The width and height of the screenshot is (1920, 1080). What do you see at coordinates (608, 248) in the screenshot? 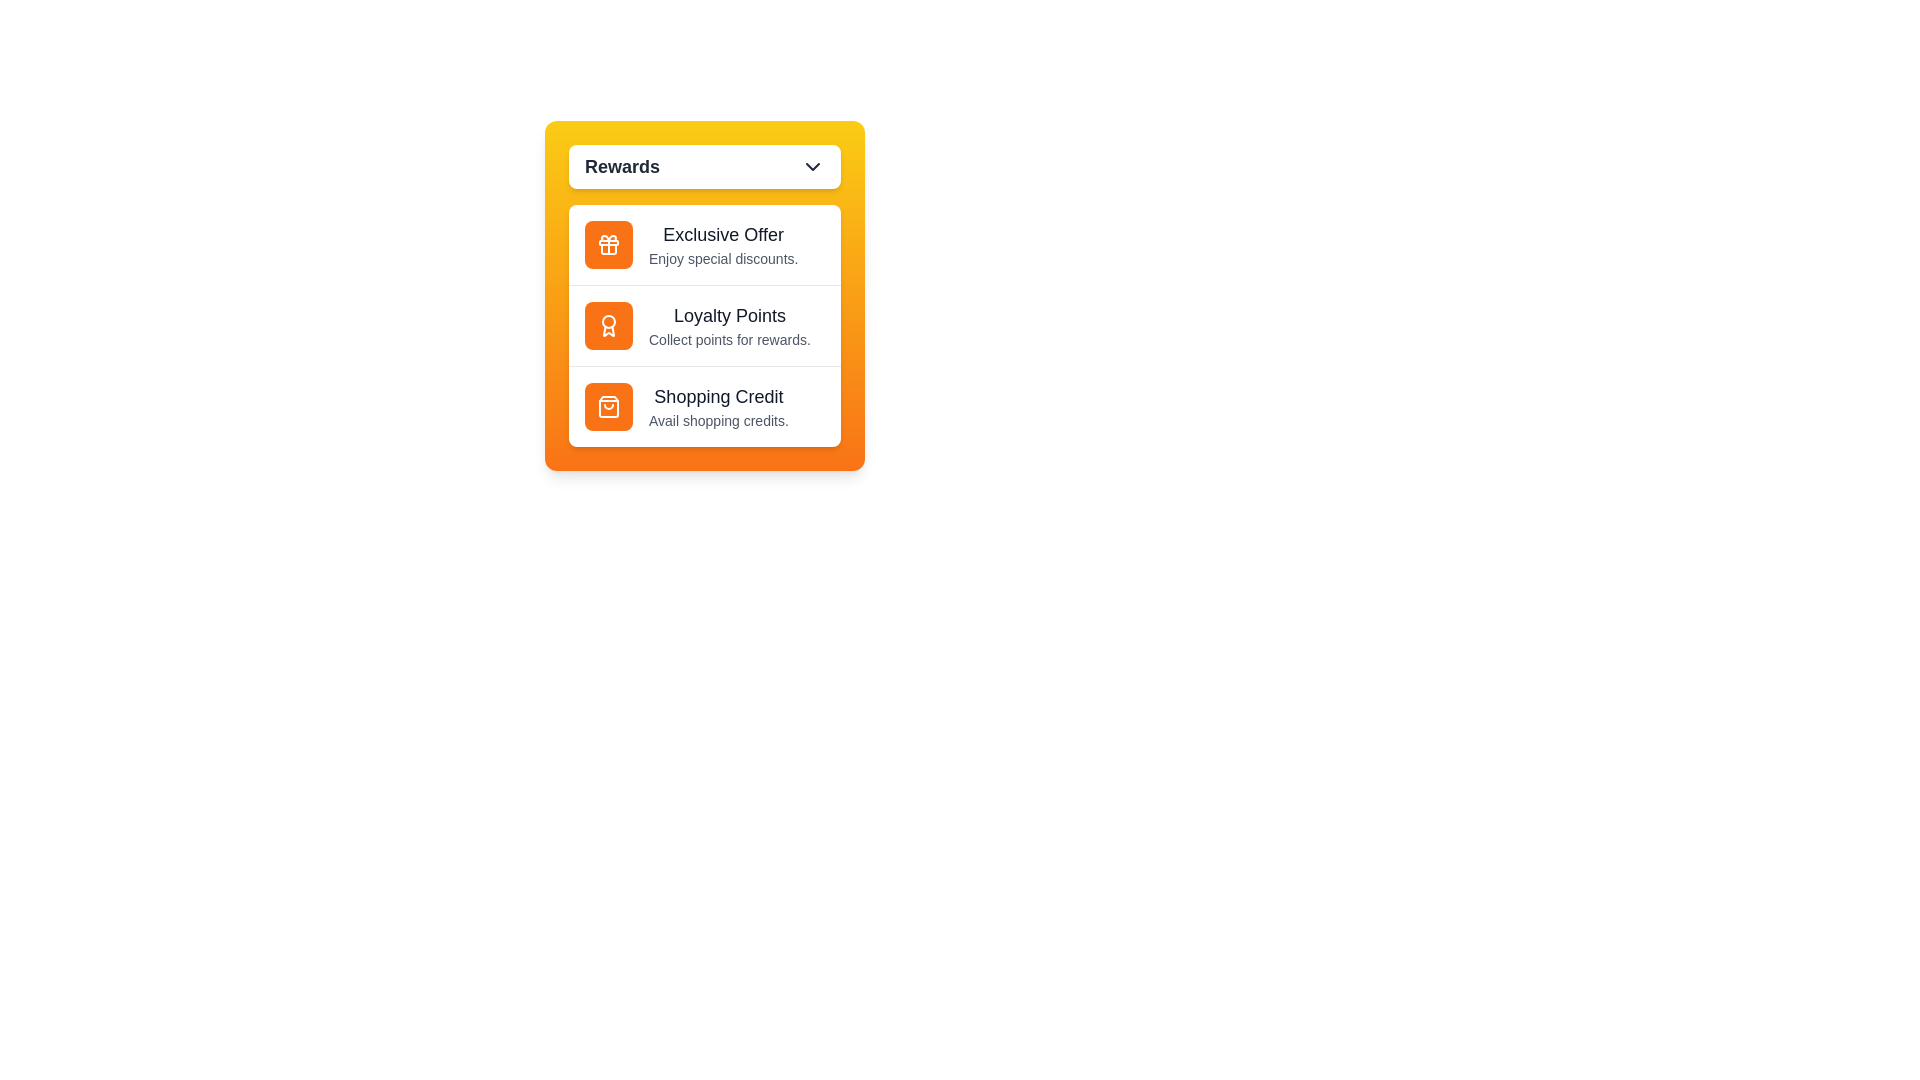
I see `the gift box icon with rounded edges on the orange background` at bounding box center [608, 248].